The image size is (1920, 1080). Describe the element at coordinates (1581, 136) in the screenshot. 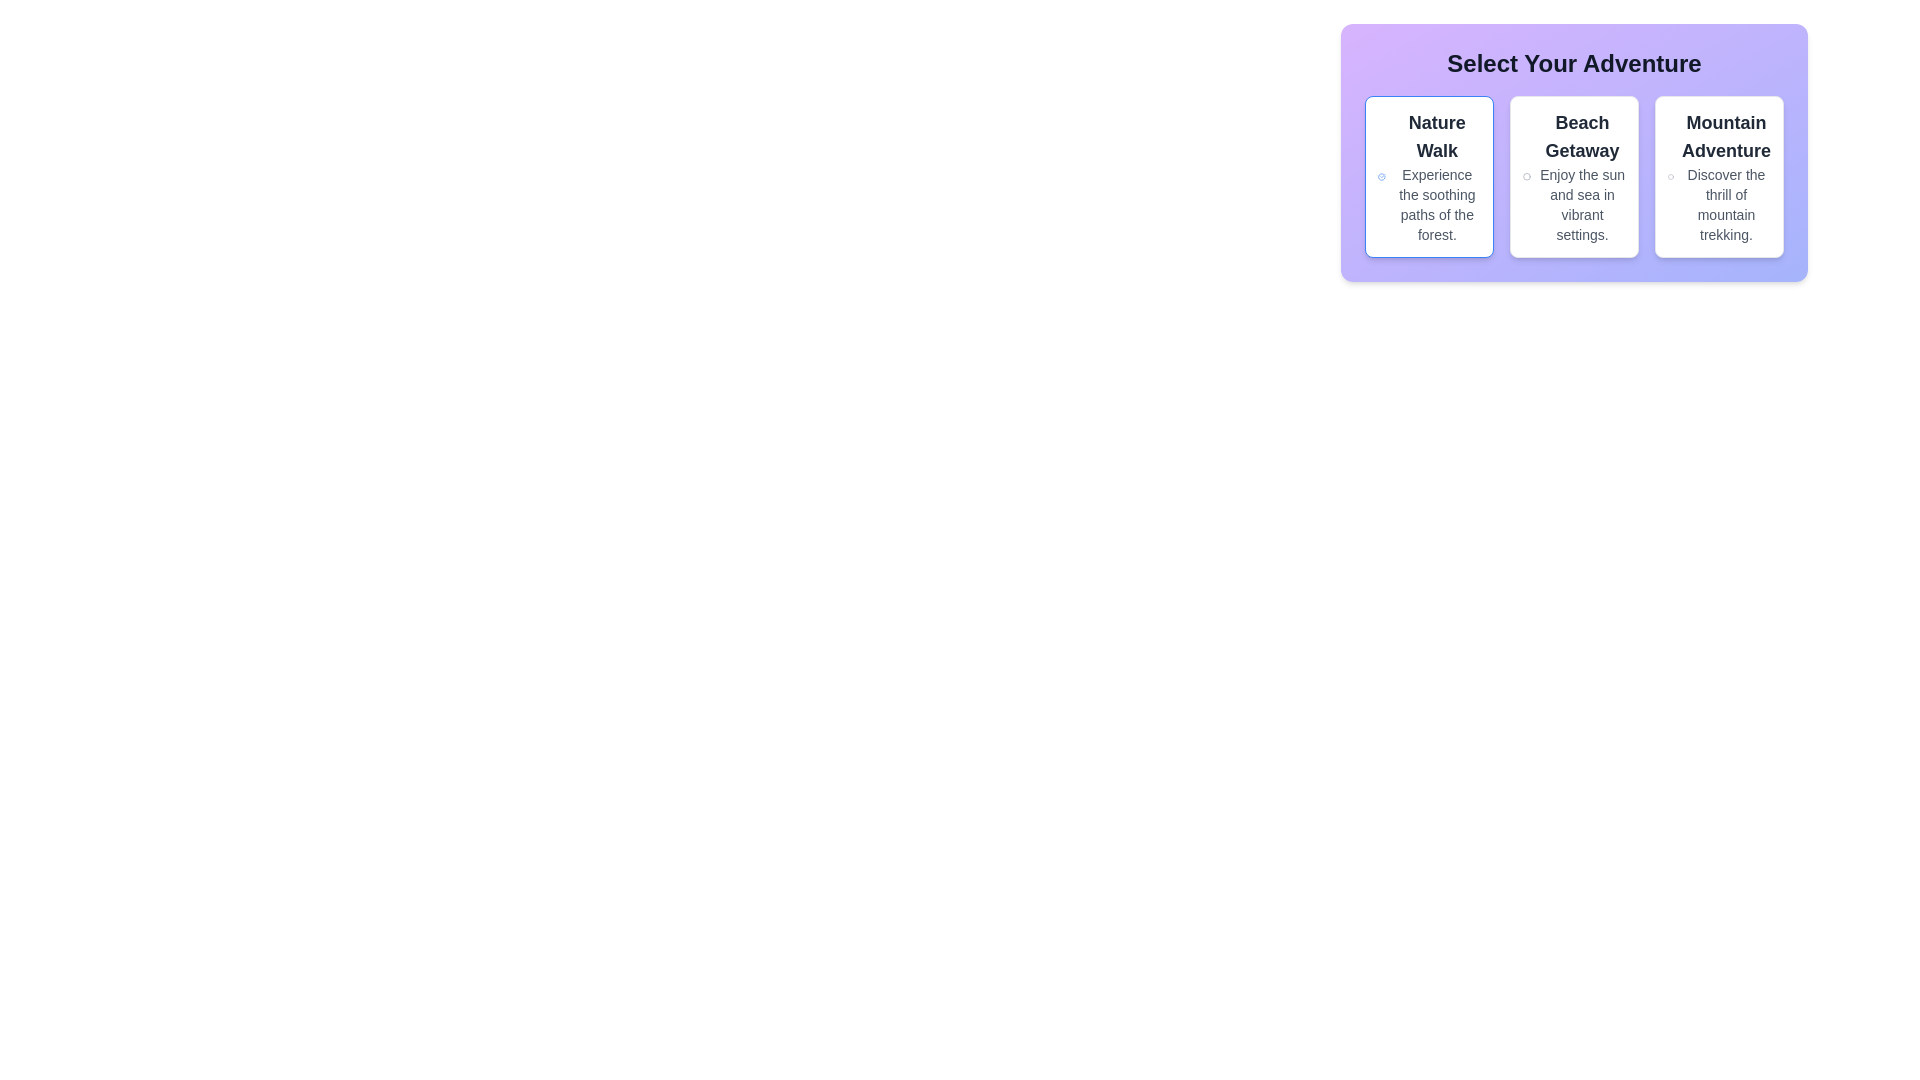

I see `the title text display that introduces the adventure selection menu, located in the middle card of the triplet layout` at that location.